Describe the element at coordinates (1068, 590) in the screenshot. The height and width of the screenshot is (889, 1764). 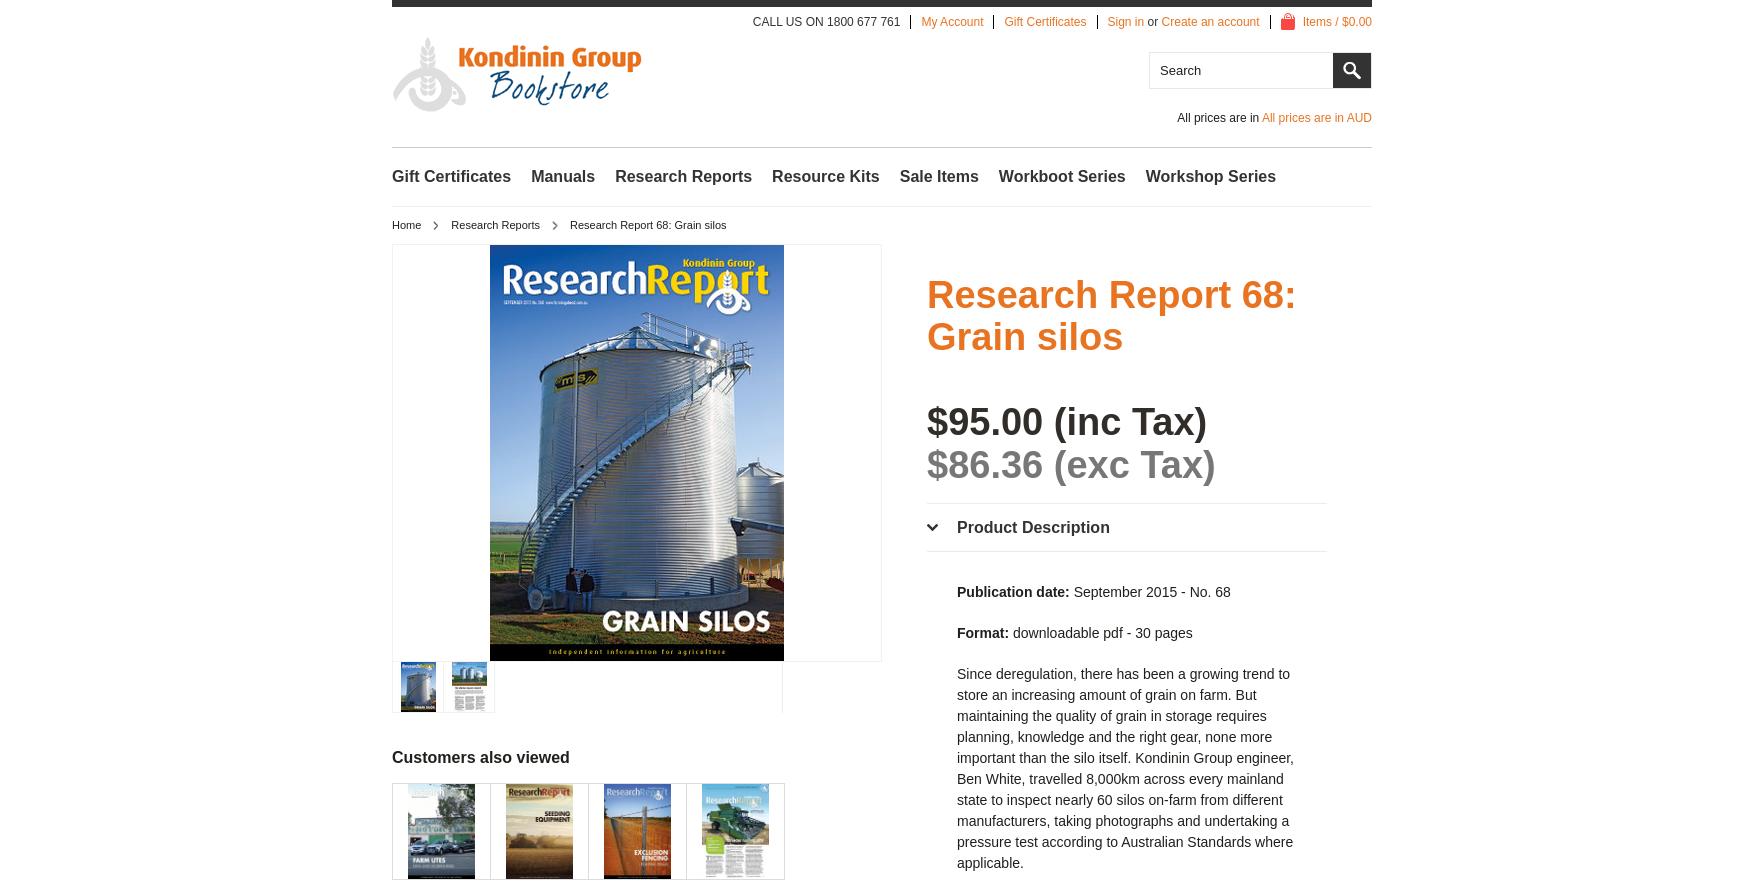
I see `'September 2015 - No. 68'` at that location.